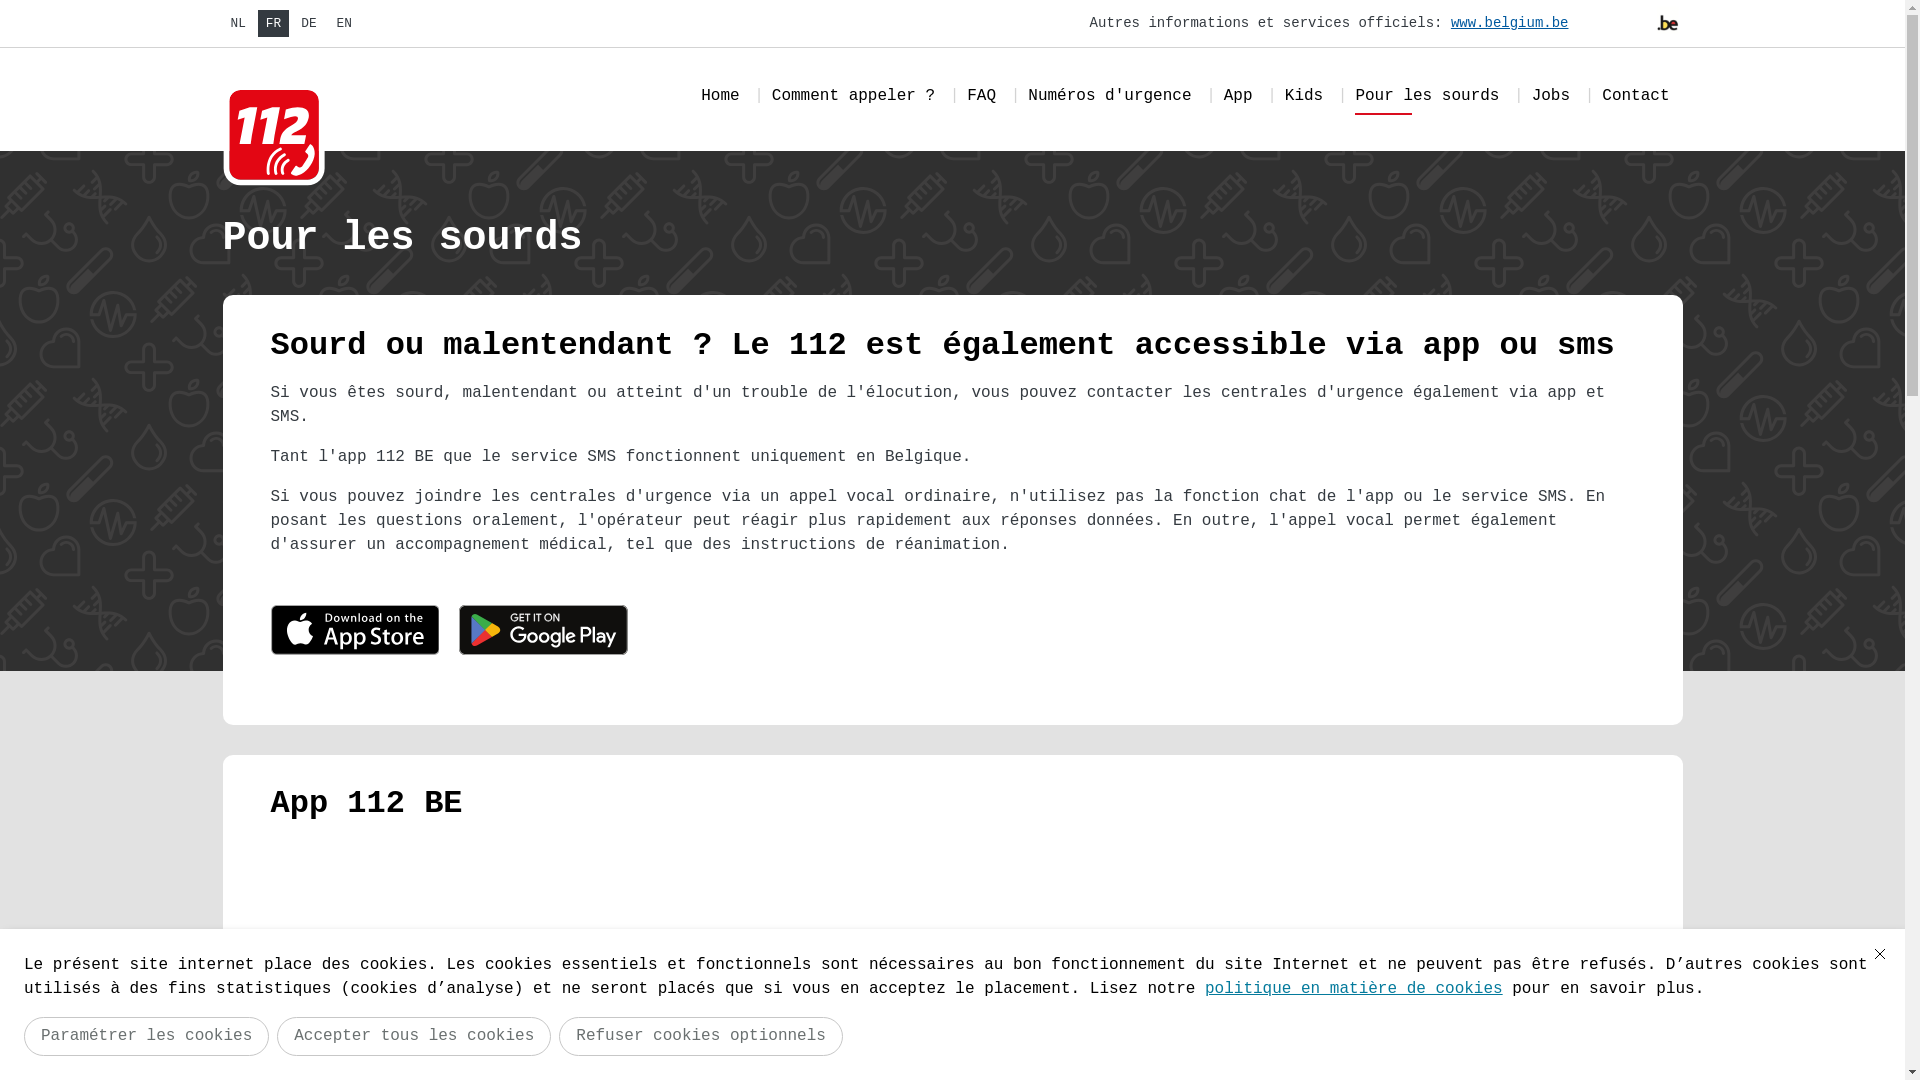 The image size is (1920, 1080). I want to click on 'www.belgium.be', so click(1512, 23).